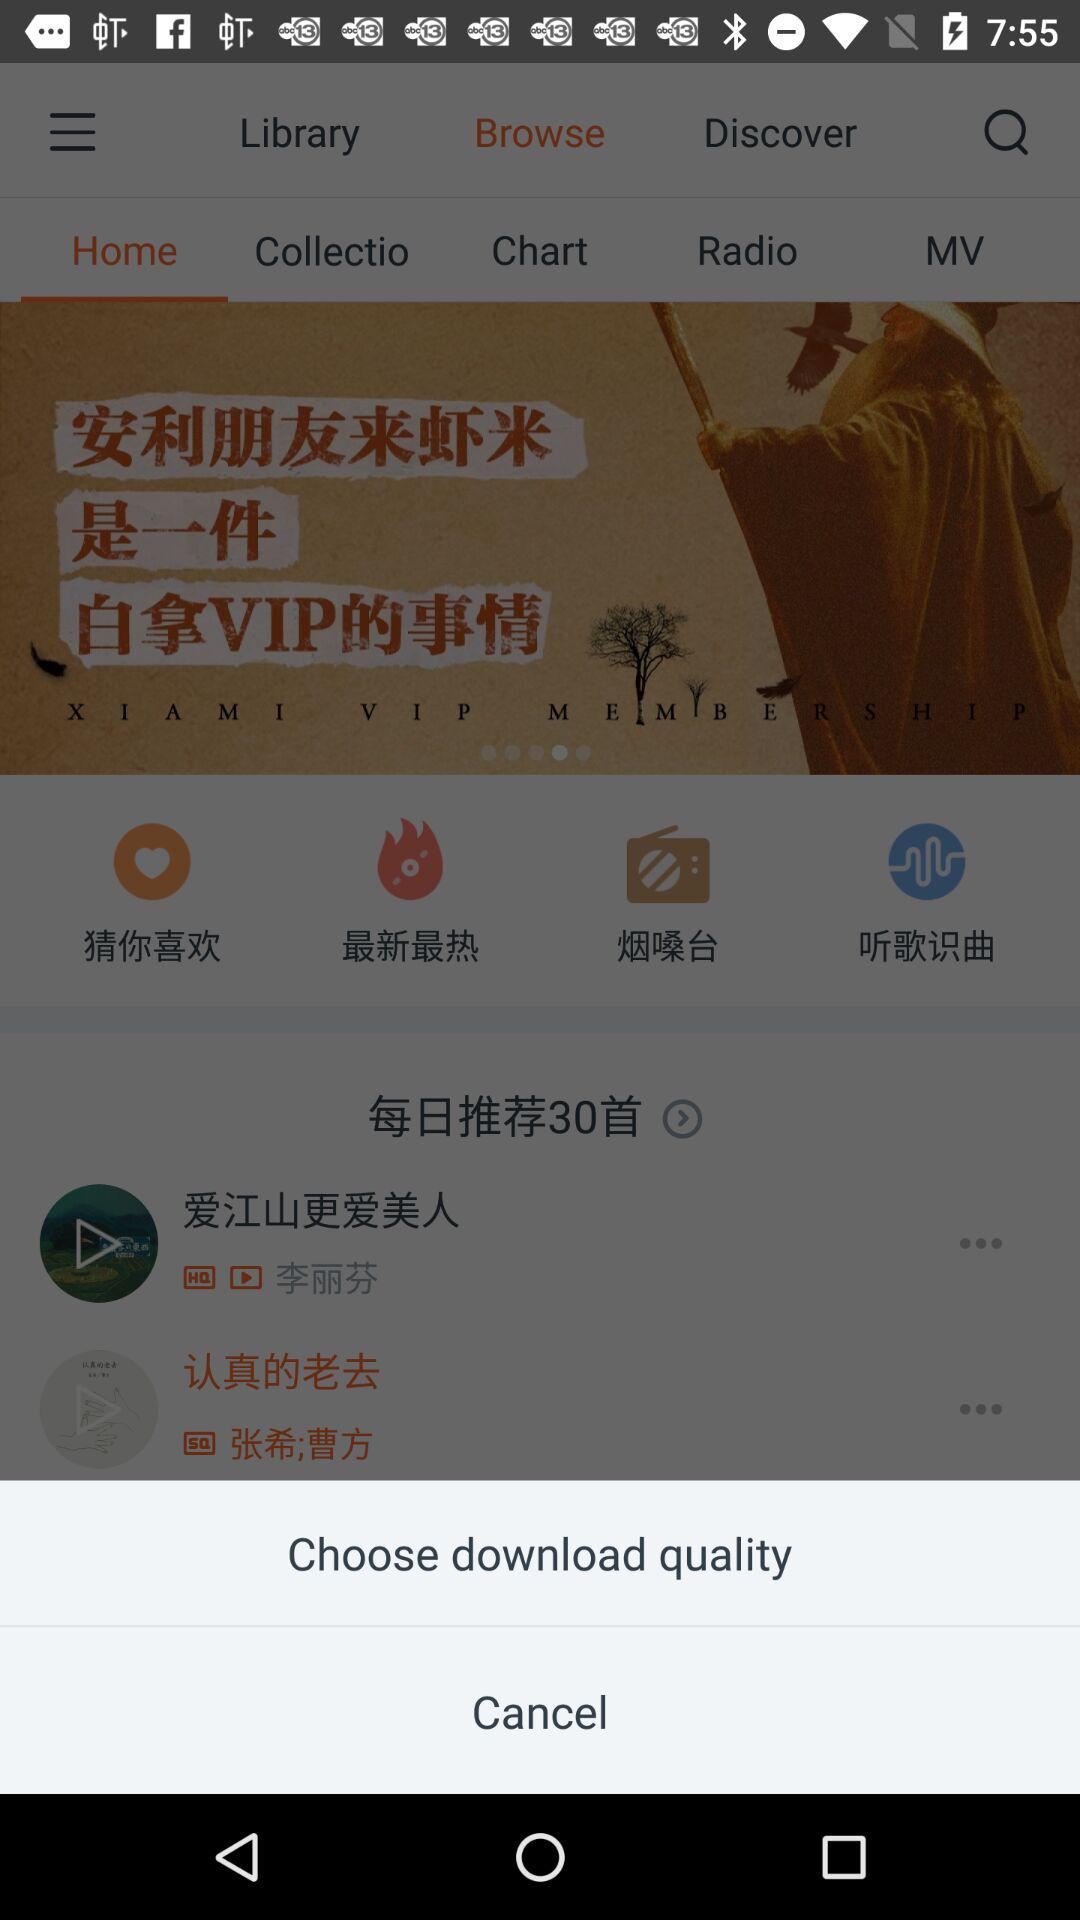  I want to click on item at the center, so click(540, 739).